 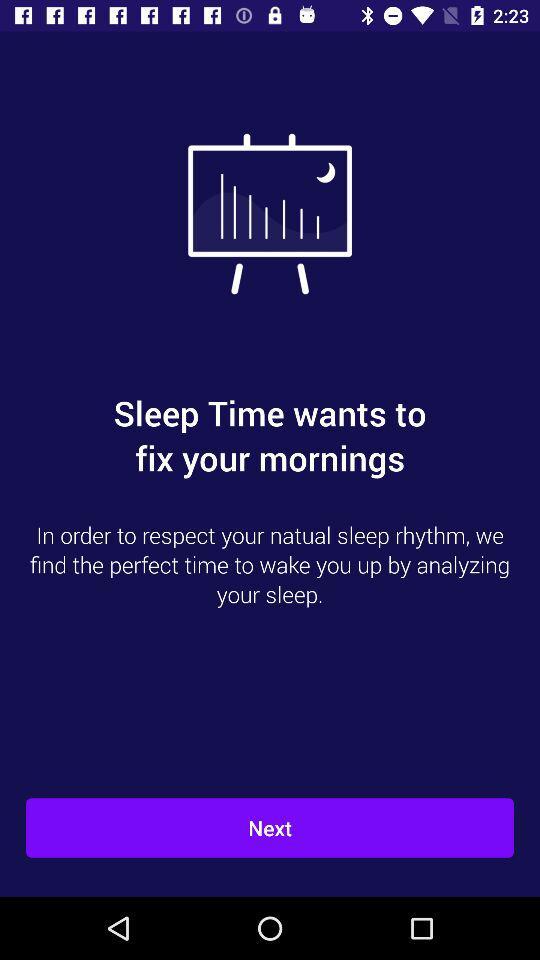 What do you see at coordinates (270, 828) in the screenshot?
I see `the next item` at bounding box center [270, 828].